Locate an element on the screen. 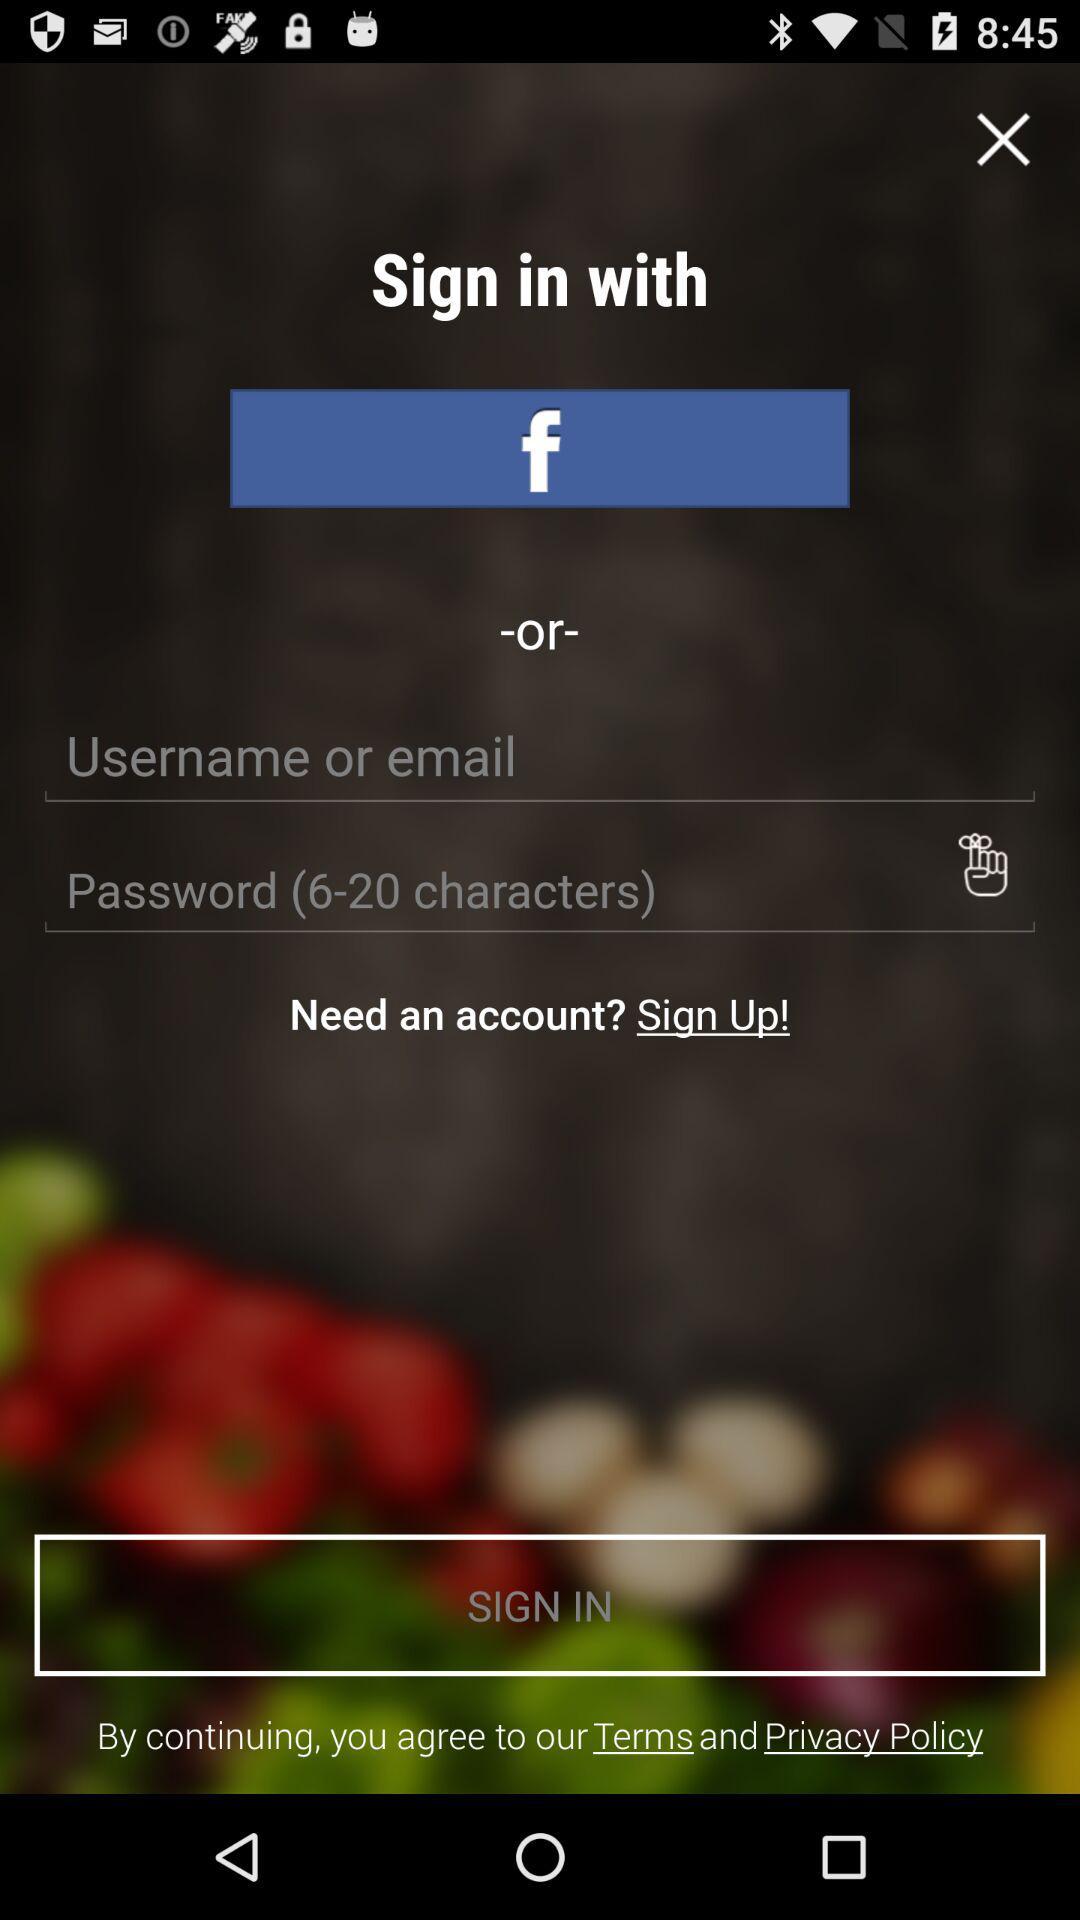  privacy policy is located at coordinates (872, 1734).